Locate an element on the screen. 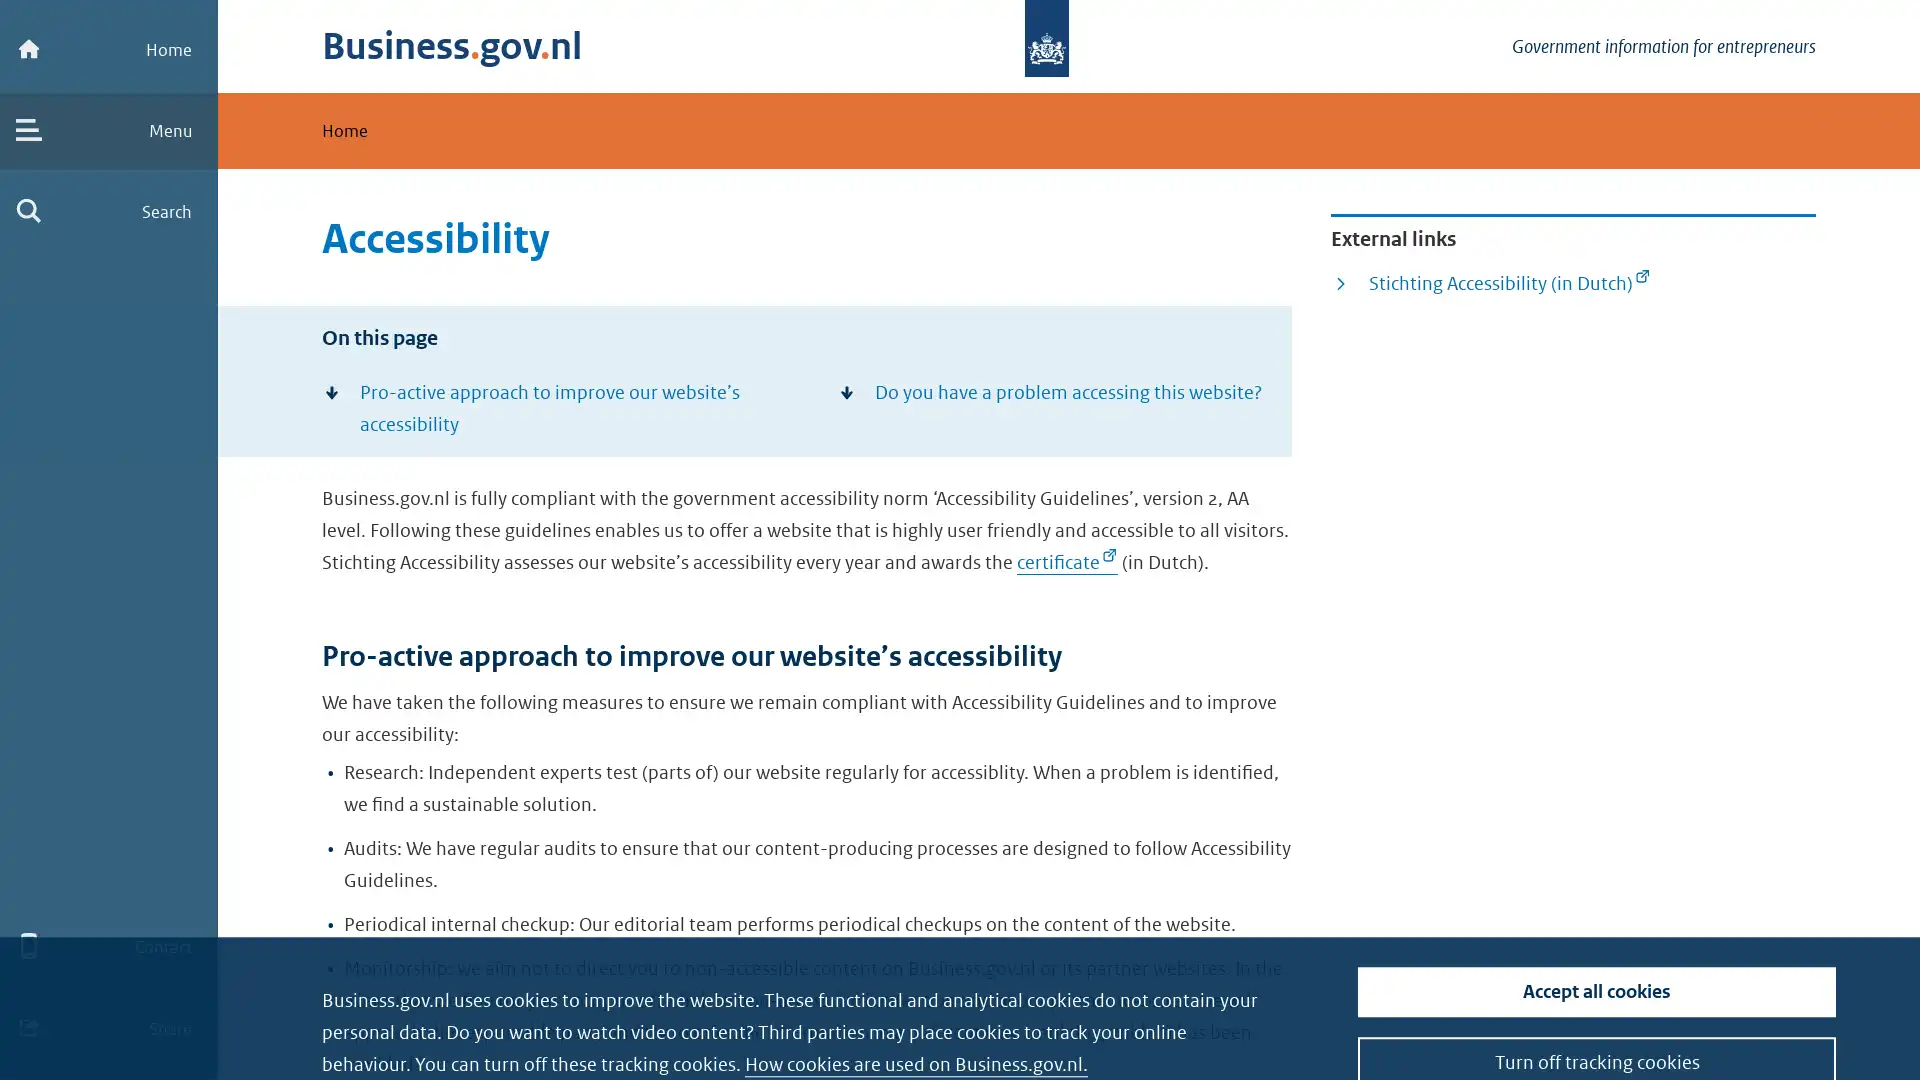 This screenshot has height=1080, width=1920. Turn off tracking cookies is located at coordinates (1596, 1014).